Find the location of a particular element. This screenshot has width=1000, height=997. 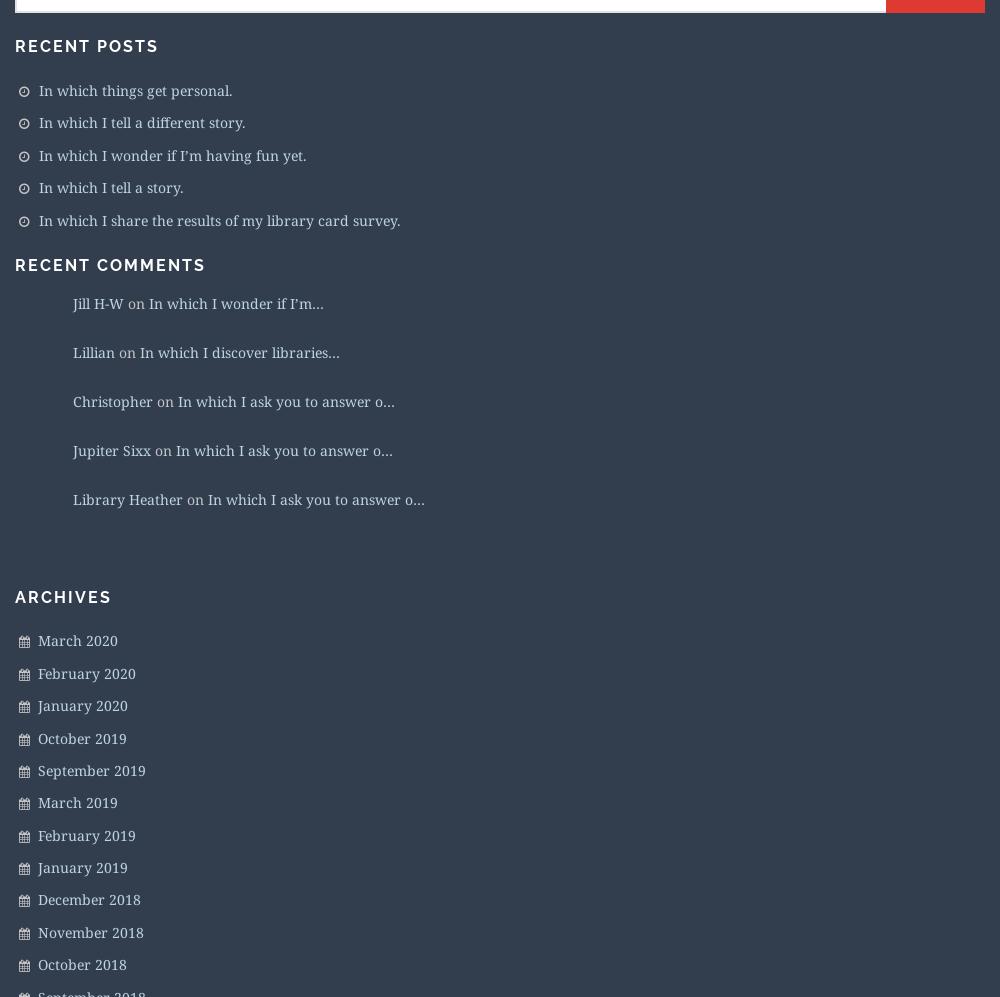

'Library Heather' is located at coordinates (72, 498).